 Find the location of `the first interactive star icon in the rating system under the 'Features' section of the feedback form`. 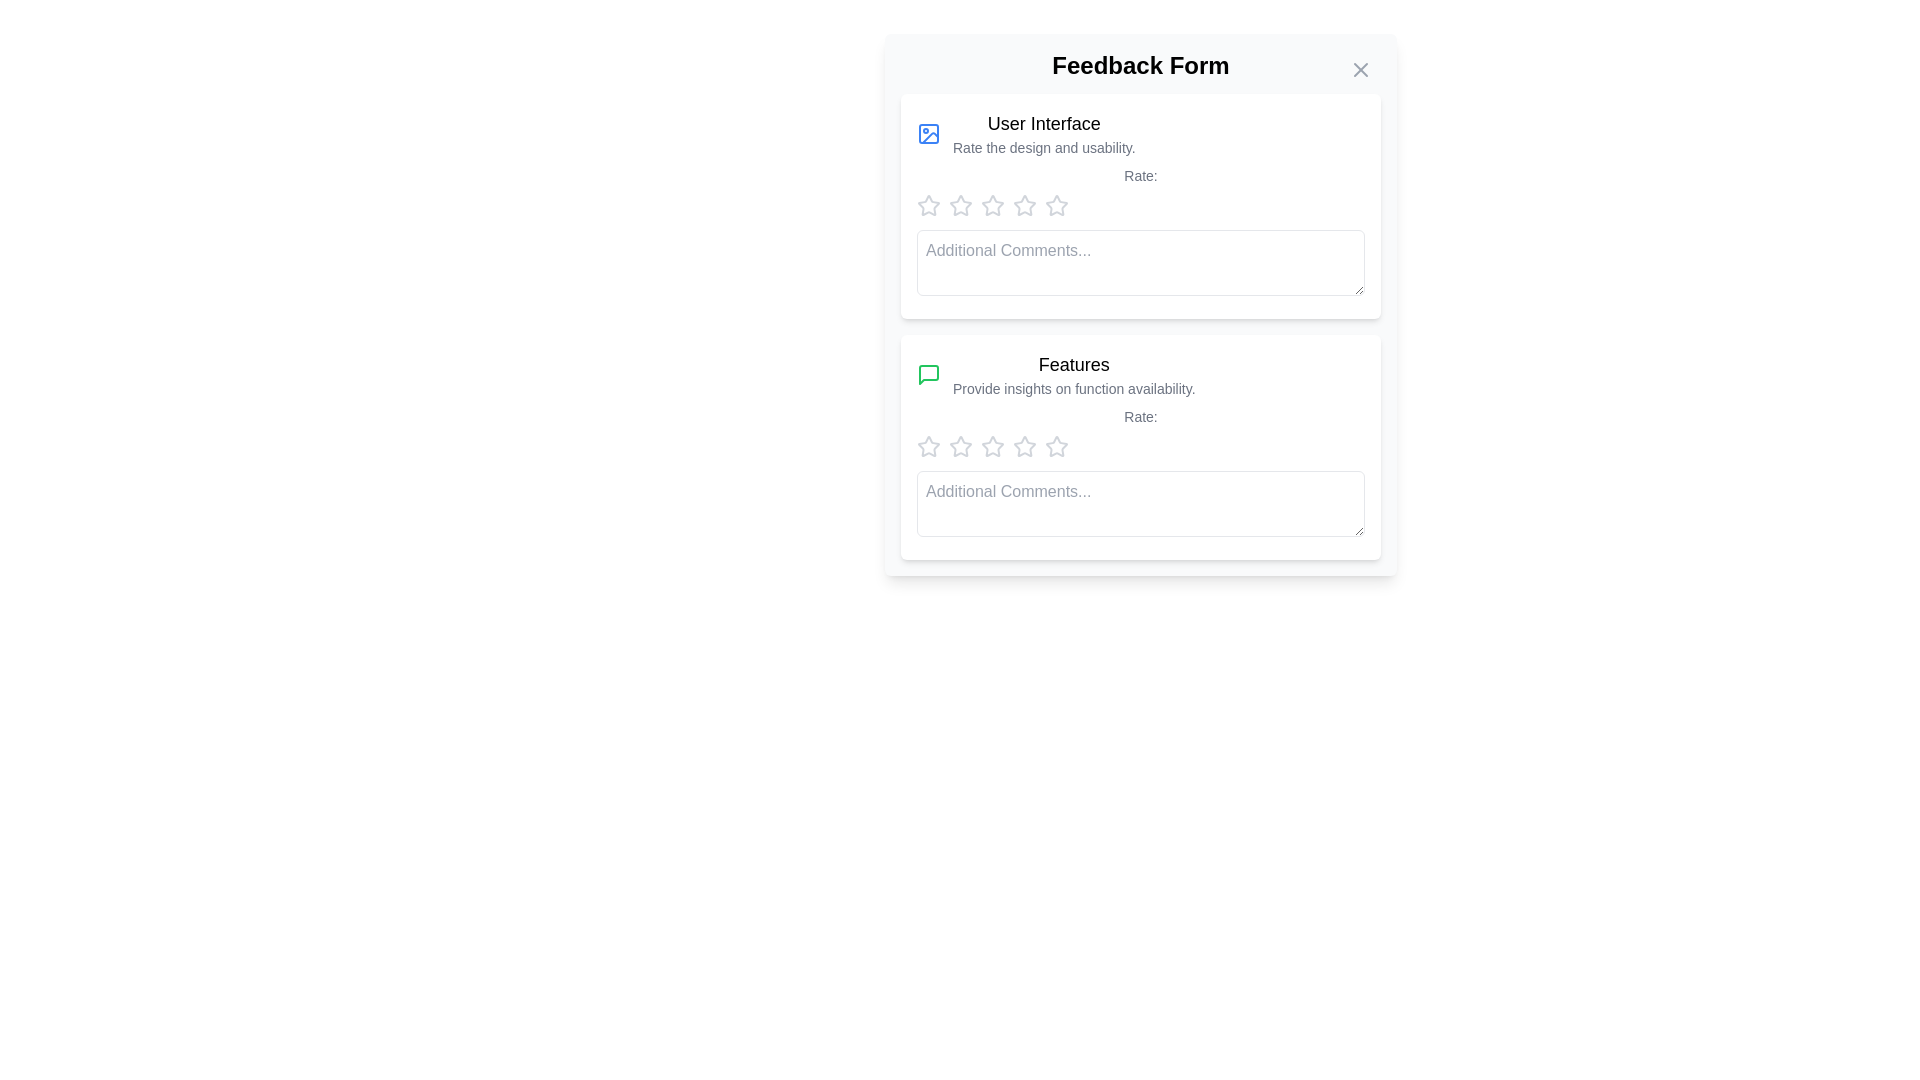

the first interactive star icon in the rating system under the 'Features' section of the feedback form is located at coordinates (928, 446).